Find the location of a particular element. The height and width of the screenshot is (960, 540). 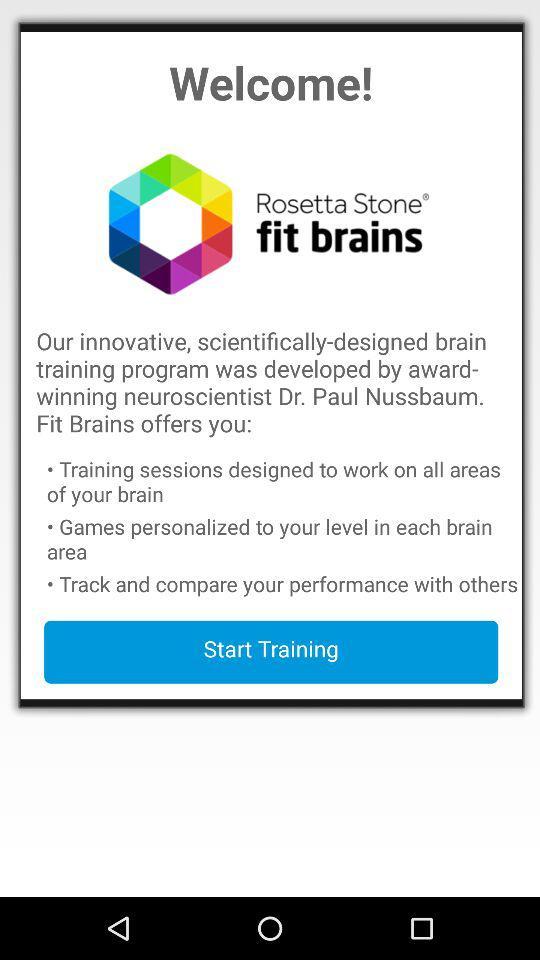

the start training button is located at coordinates (270, 651).